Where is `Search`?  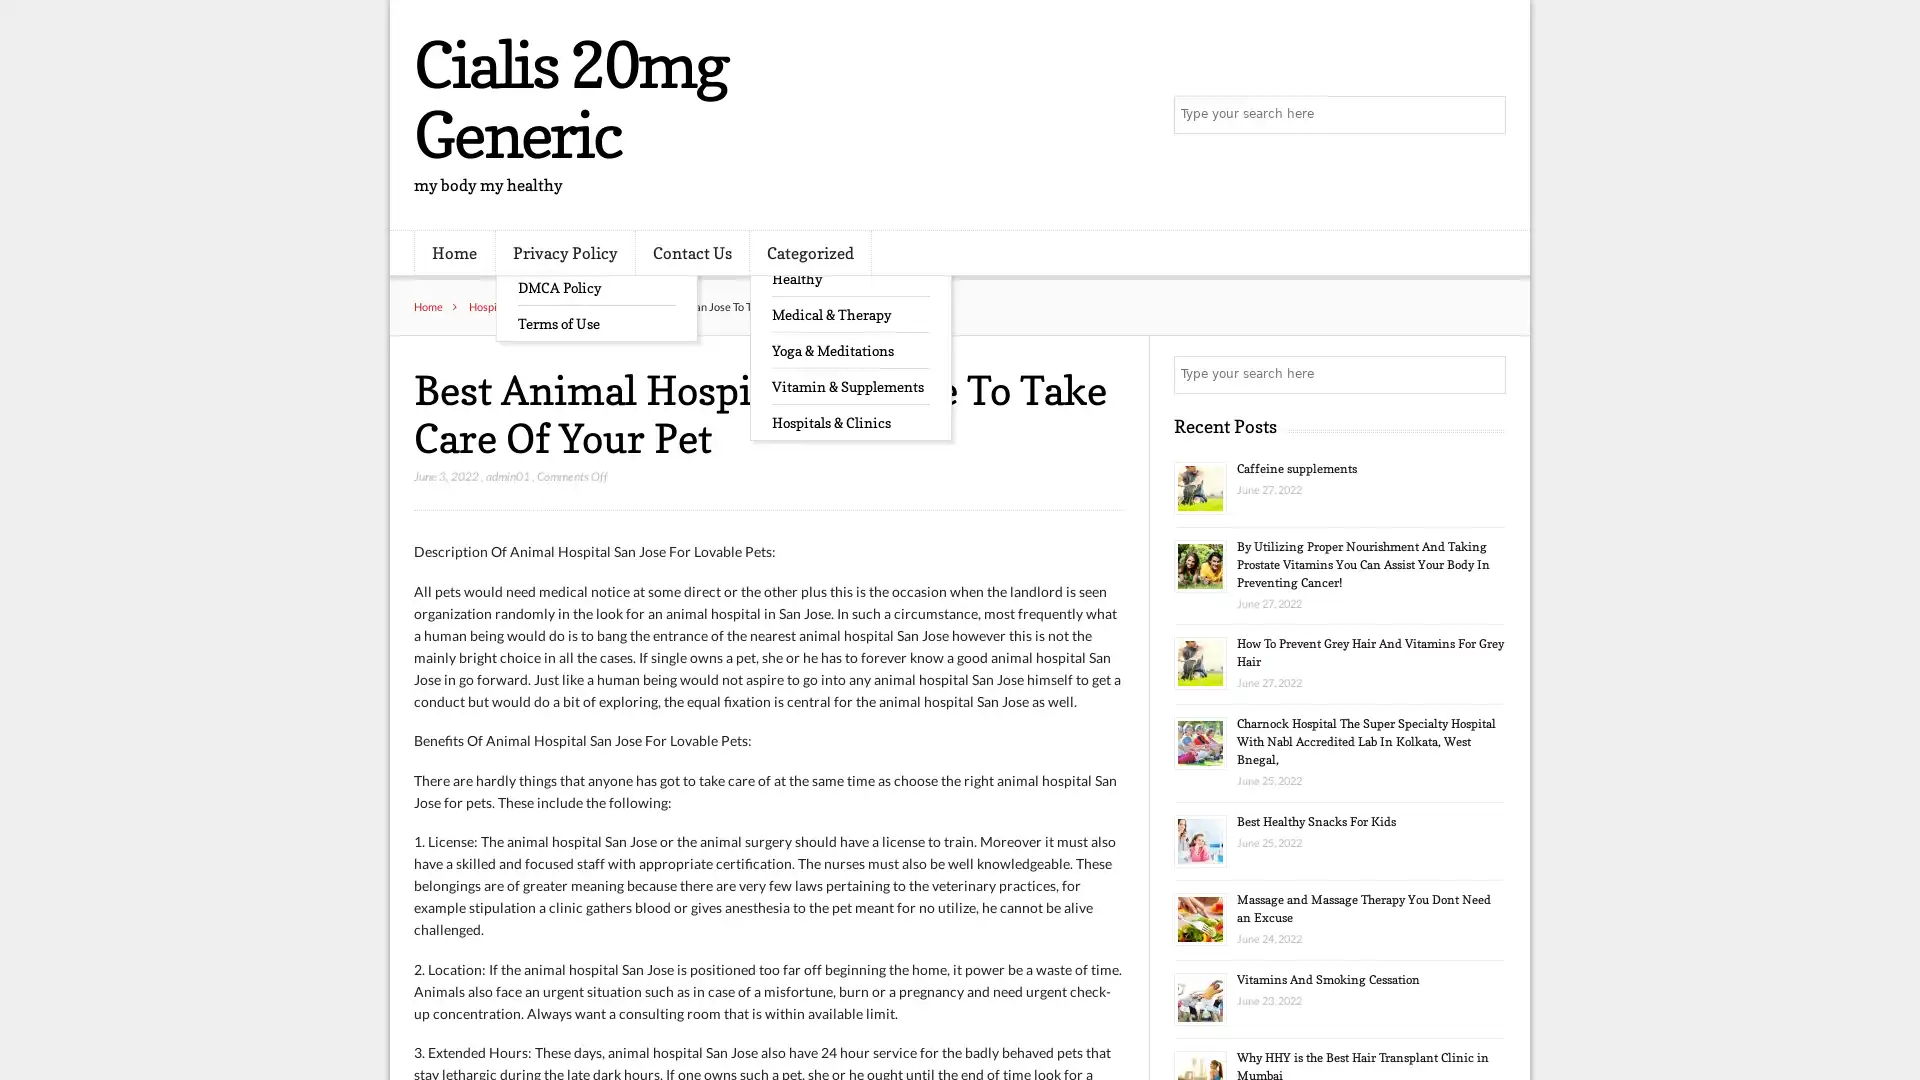
Search is located at coordinates (1485, 374).